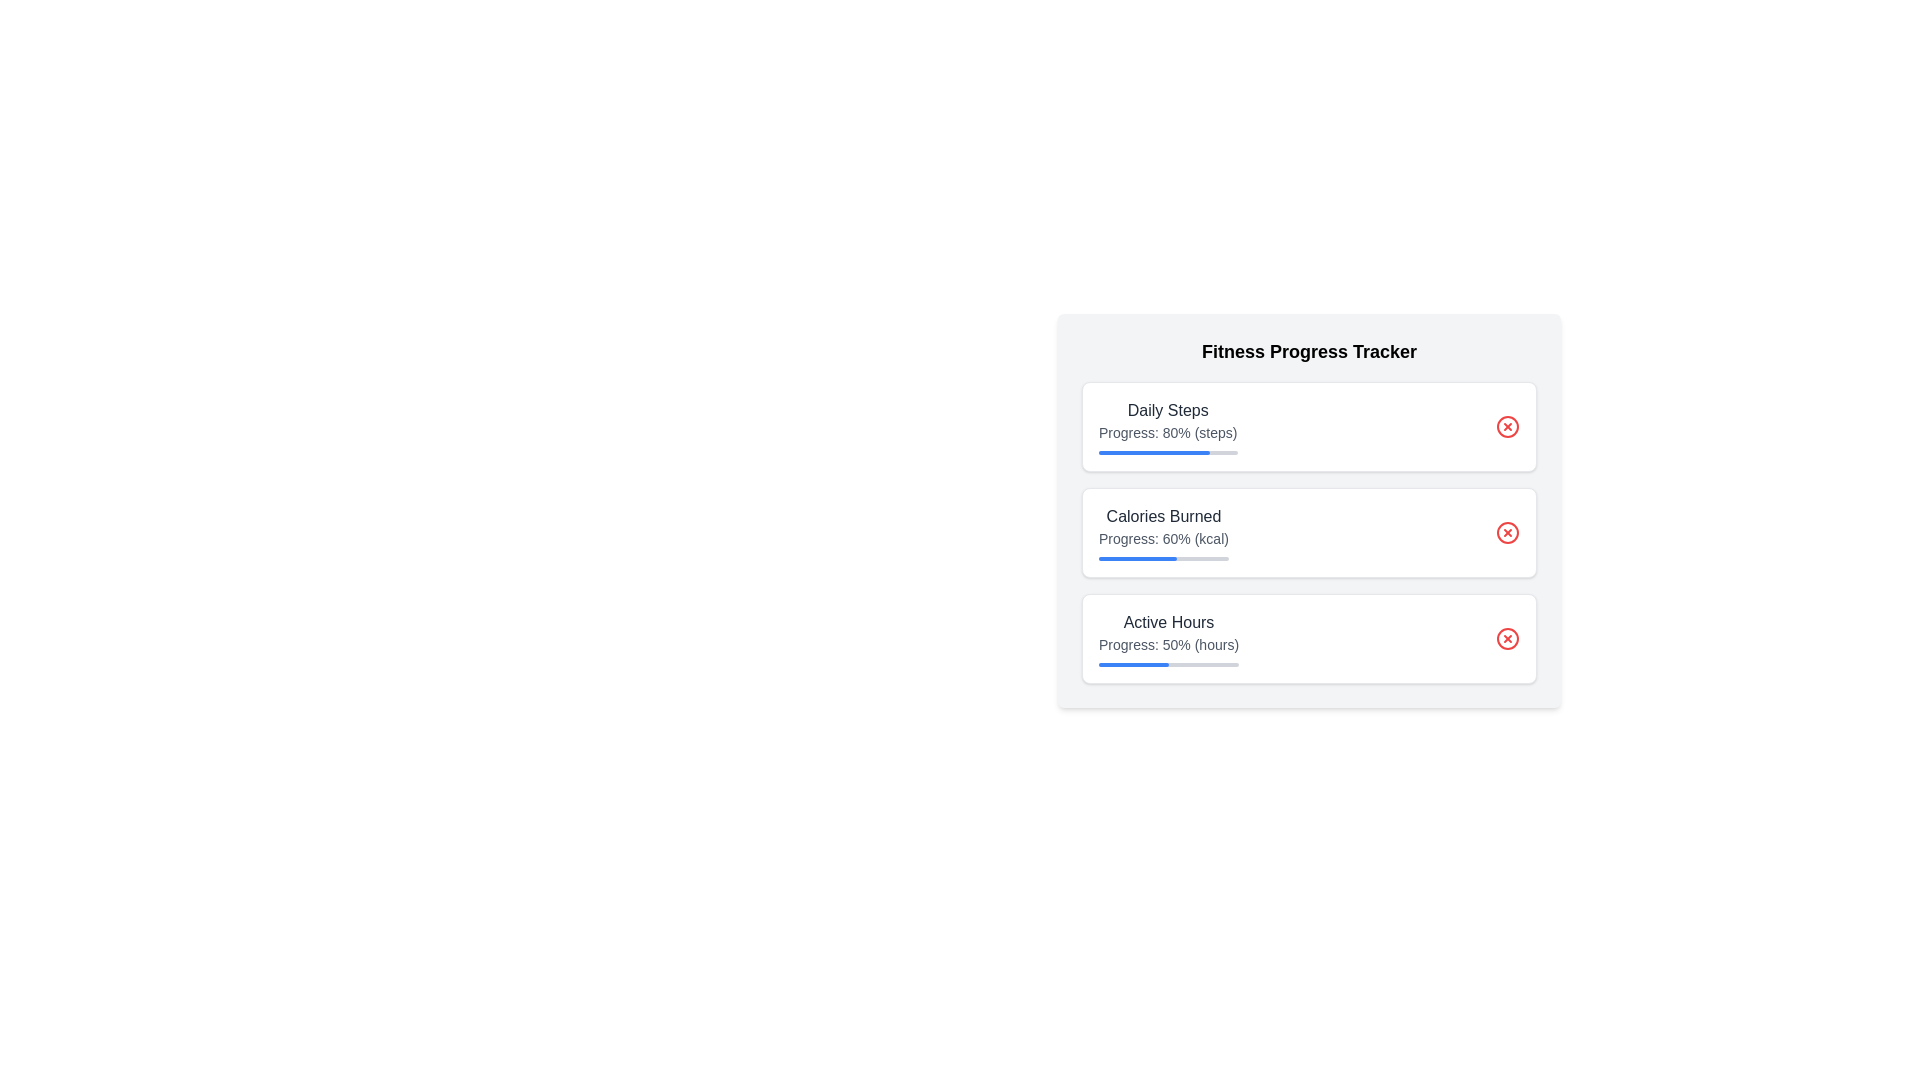 This screenshot has height=1080, width=1920. I want to click on textual information from the 'Daily Steps' progress tracker, which includes the title and progress percentage, so click(1309, 426).